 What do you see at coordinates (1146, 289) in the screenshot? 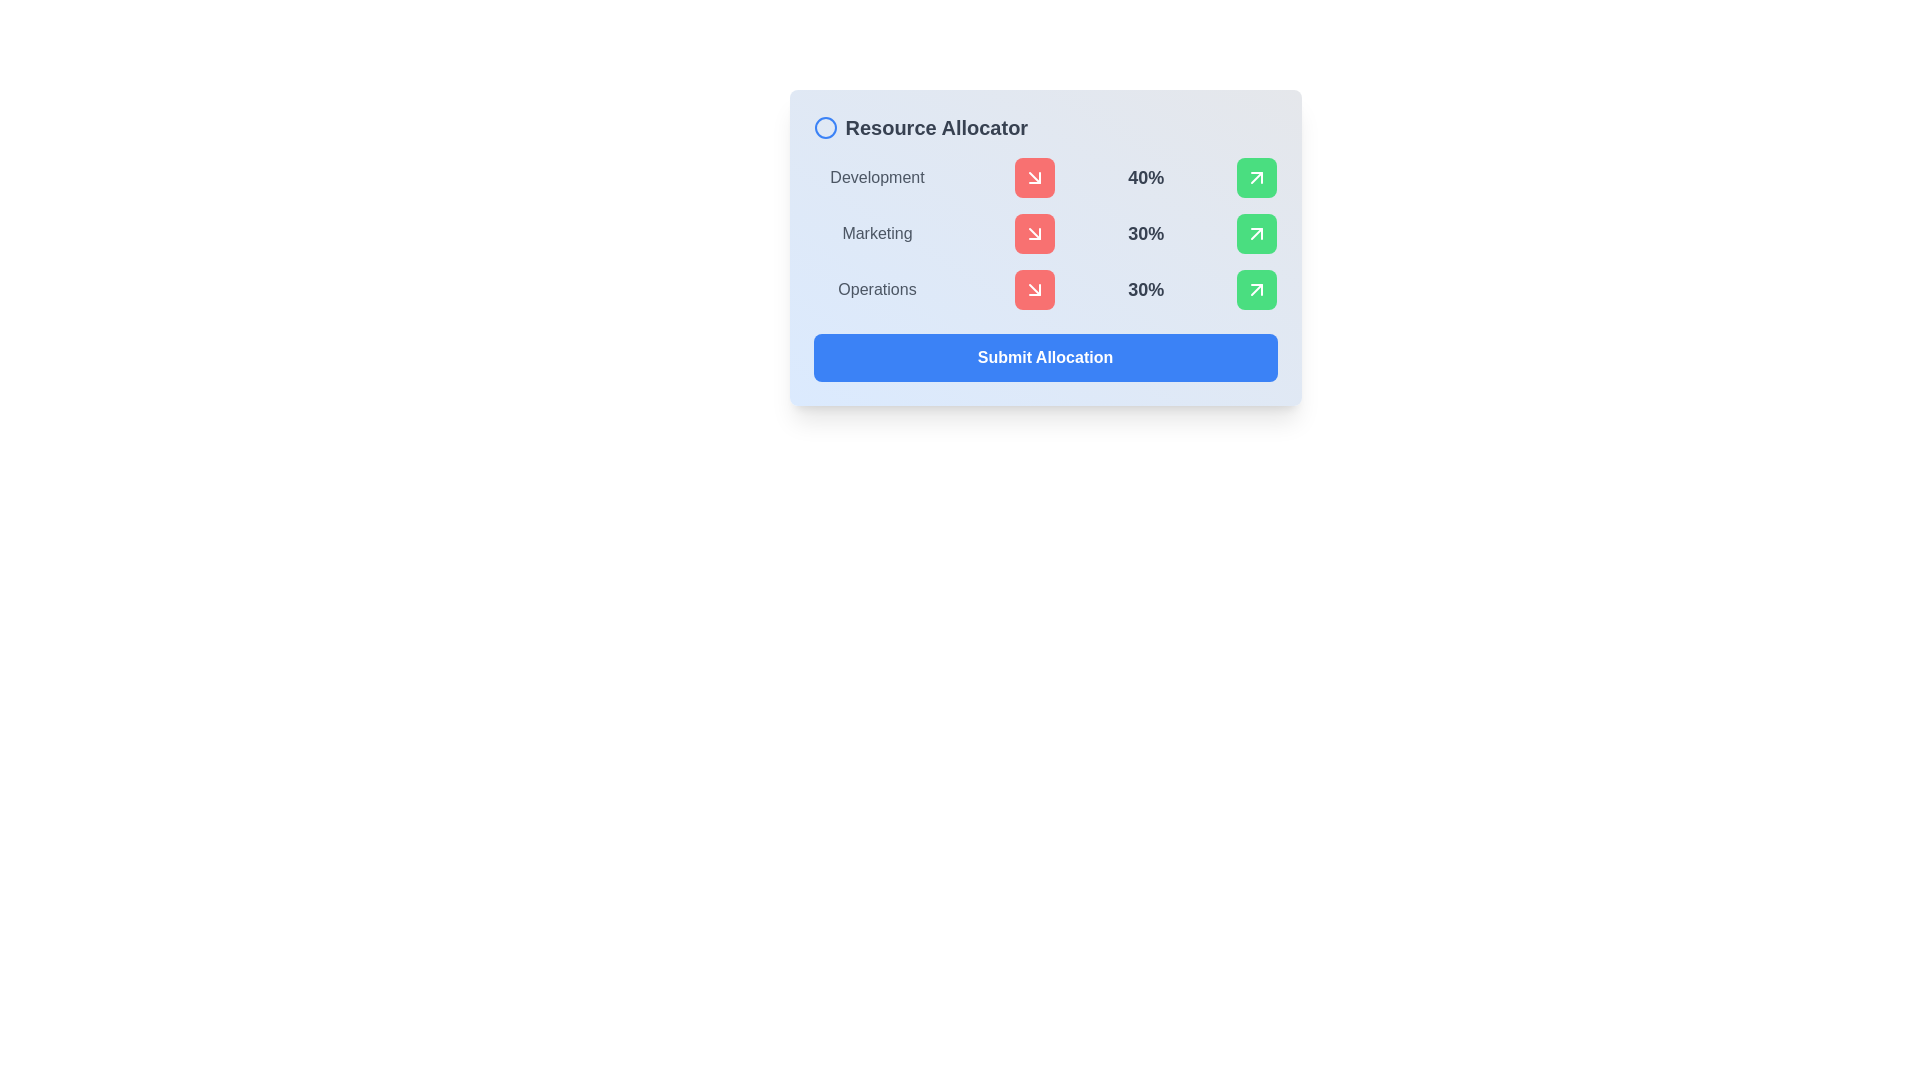
I see `percentage value displayed in the text label located in the 'Operations' row, positioned between a red downward arrow icon and a green upward arrow icon` at bounding box center [1146, 289].